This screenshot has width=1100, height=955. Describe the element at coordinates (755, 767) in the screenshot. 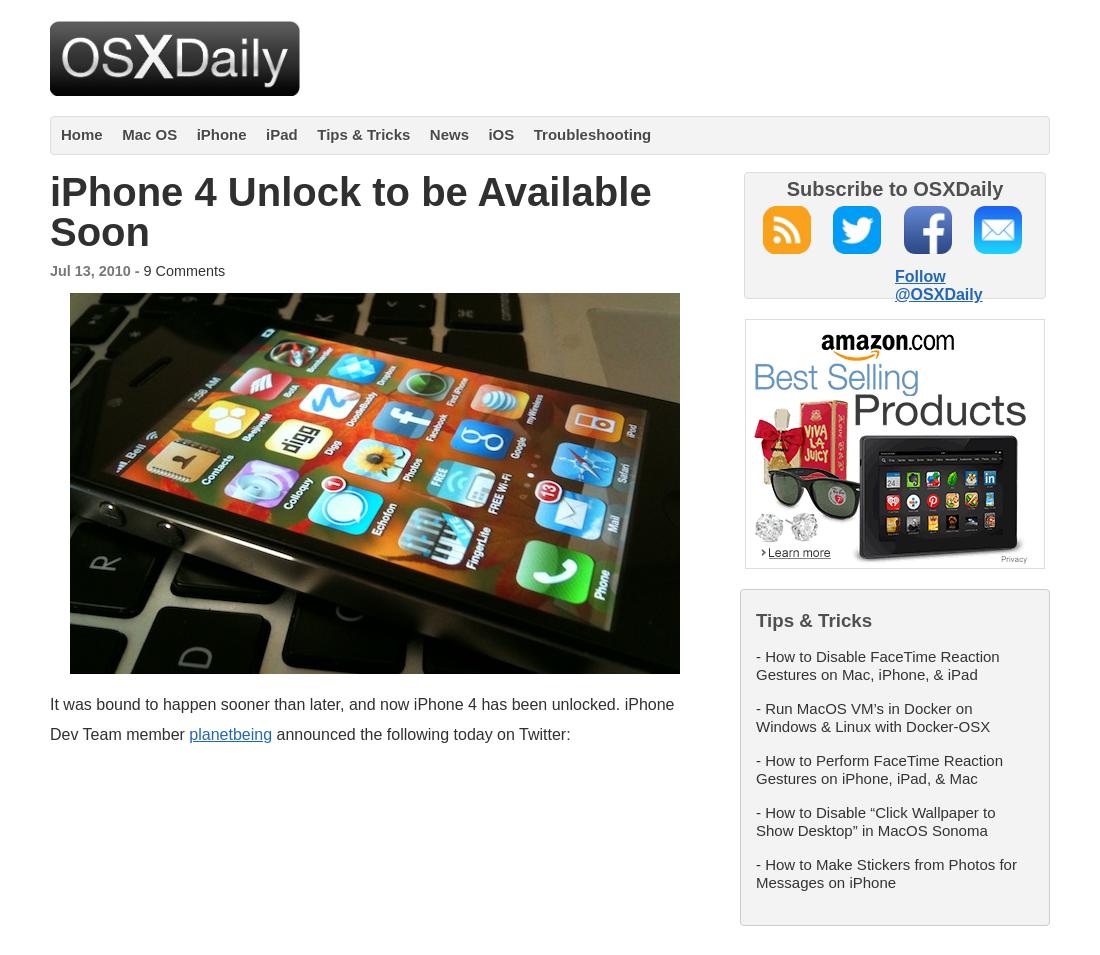

I see `'How to Perform FaceTime Reaction Gestures on iPhone, iPad, & Mac'` at that location.